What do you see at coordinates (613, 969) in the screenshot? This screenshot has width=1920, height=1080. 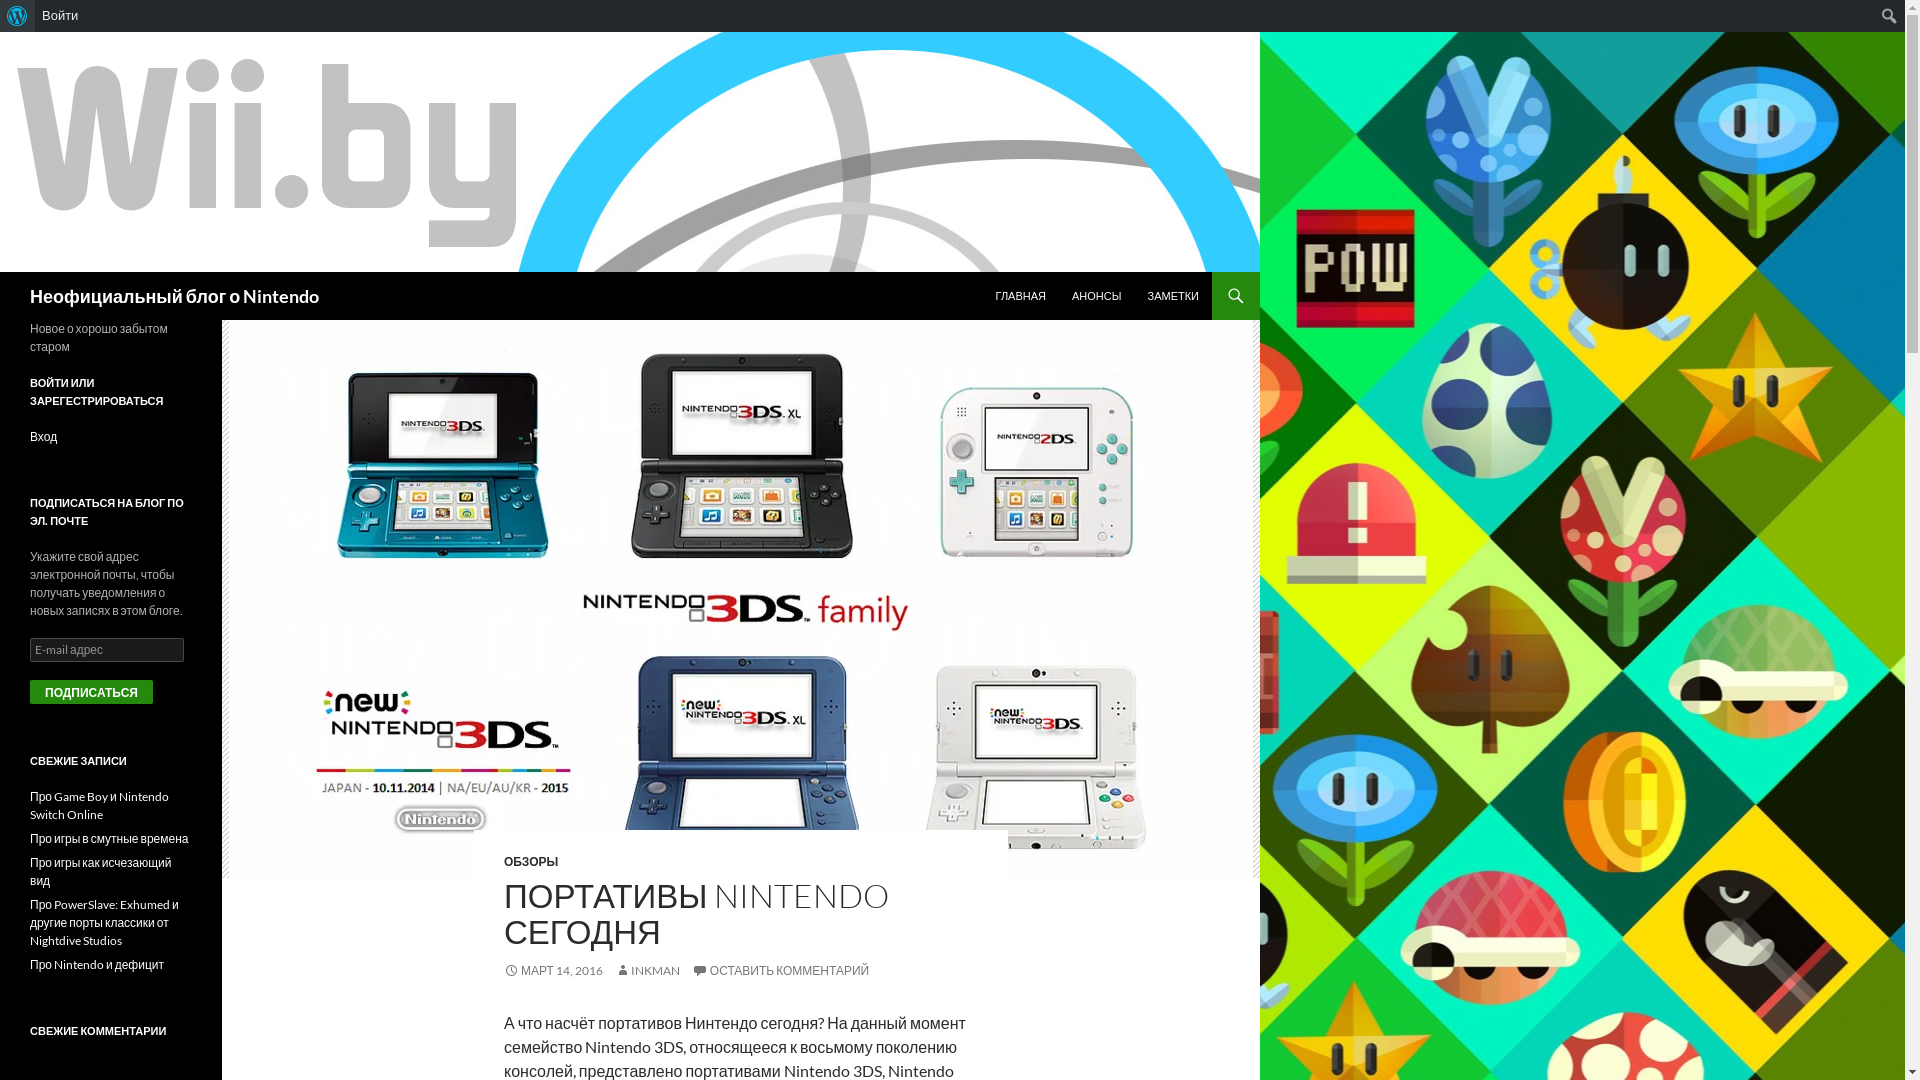 I see `'INKMAN'` at bounding box center [613, 969].